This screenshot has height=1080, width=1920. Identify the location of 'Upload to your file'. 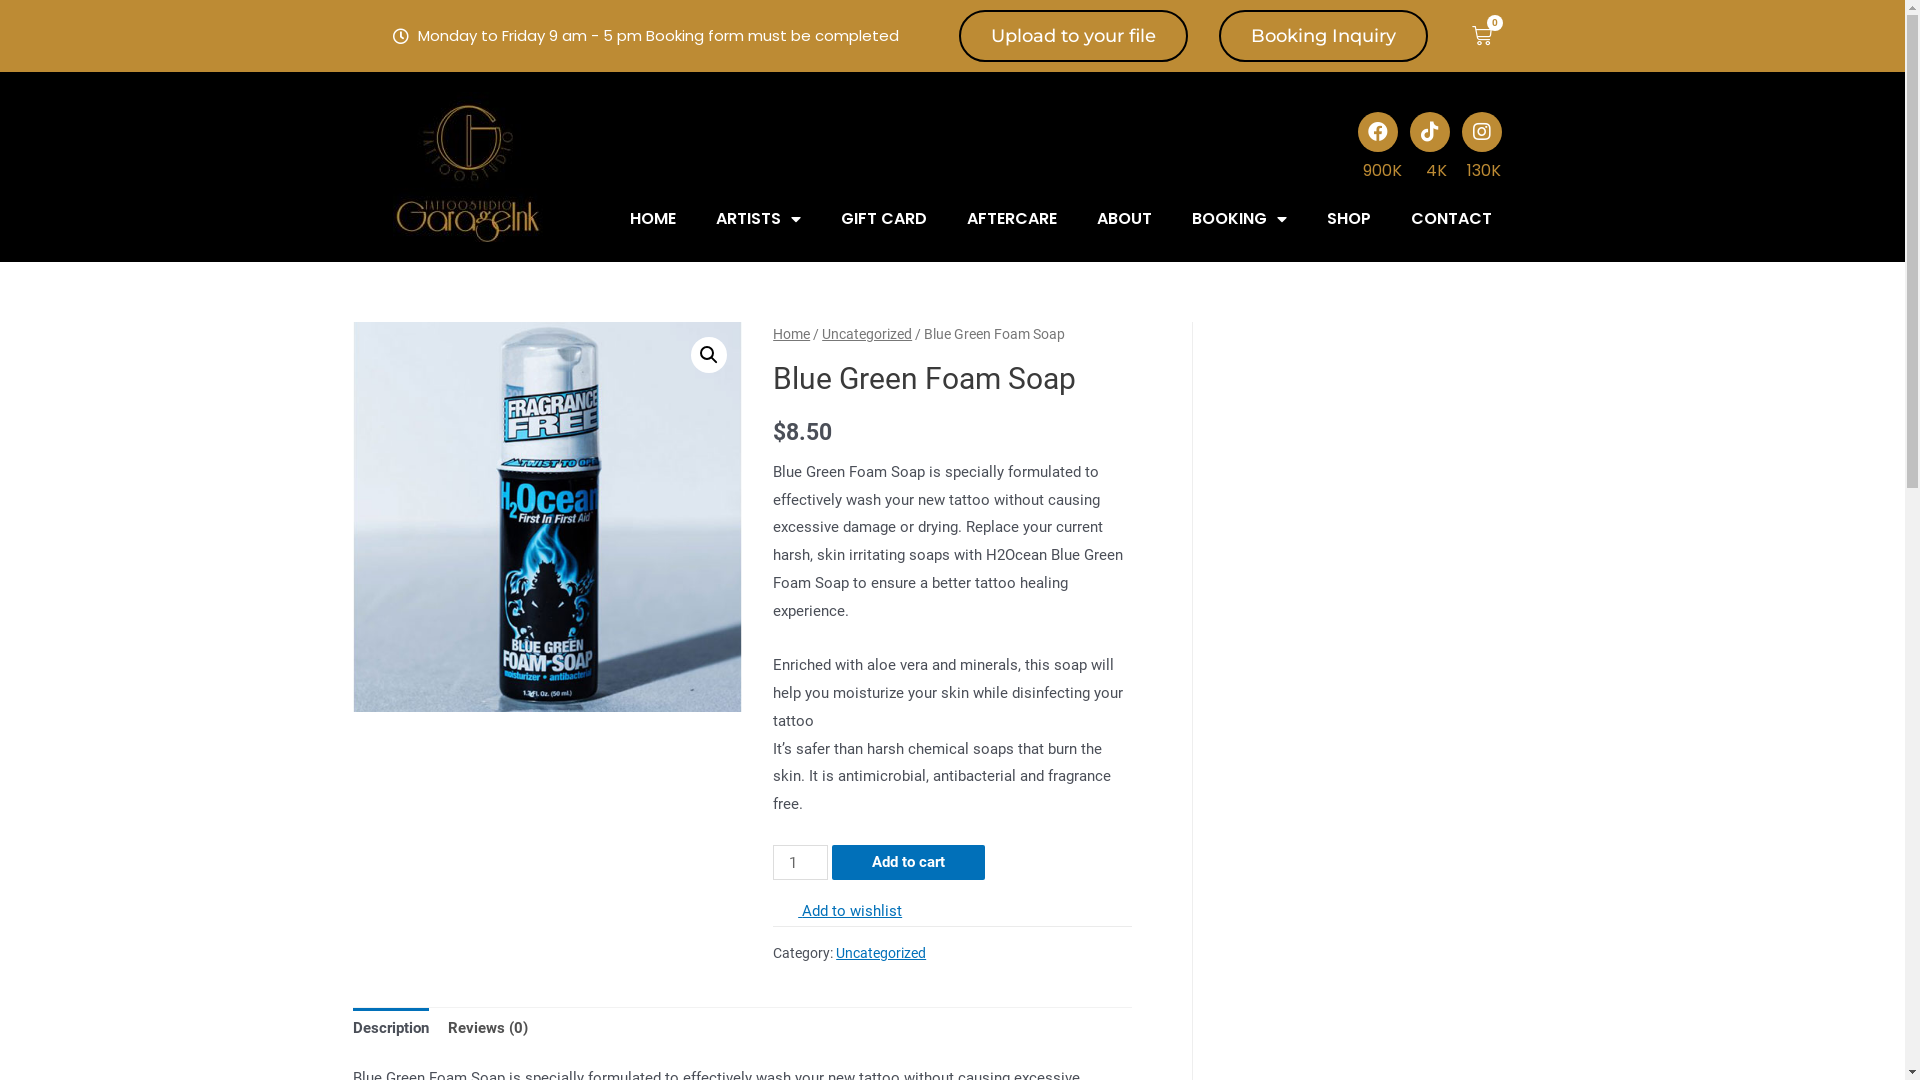
(958, 35).